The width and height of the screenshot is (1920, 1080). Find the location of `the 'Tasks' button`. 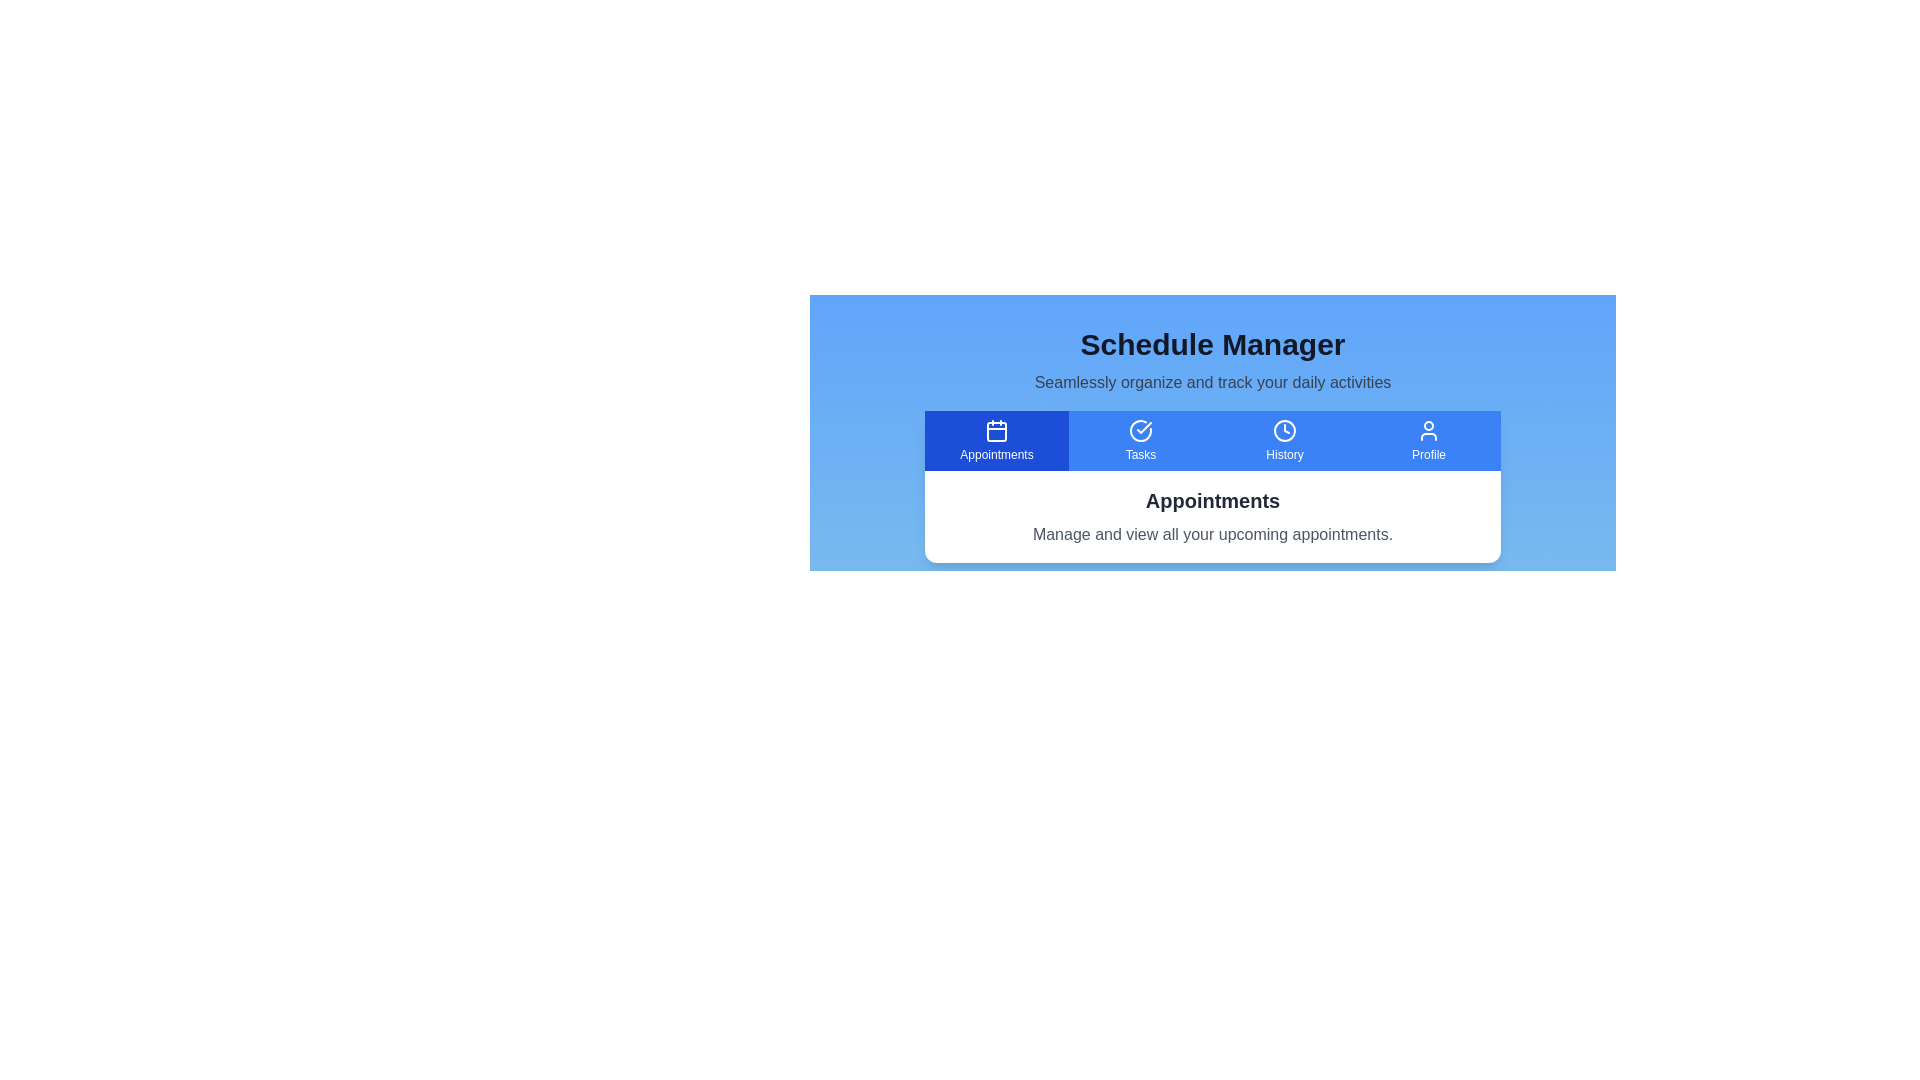

the 'Tasks' button is located at coordinates (1141, 439).